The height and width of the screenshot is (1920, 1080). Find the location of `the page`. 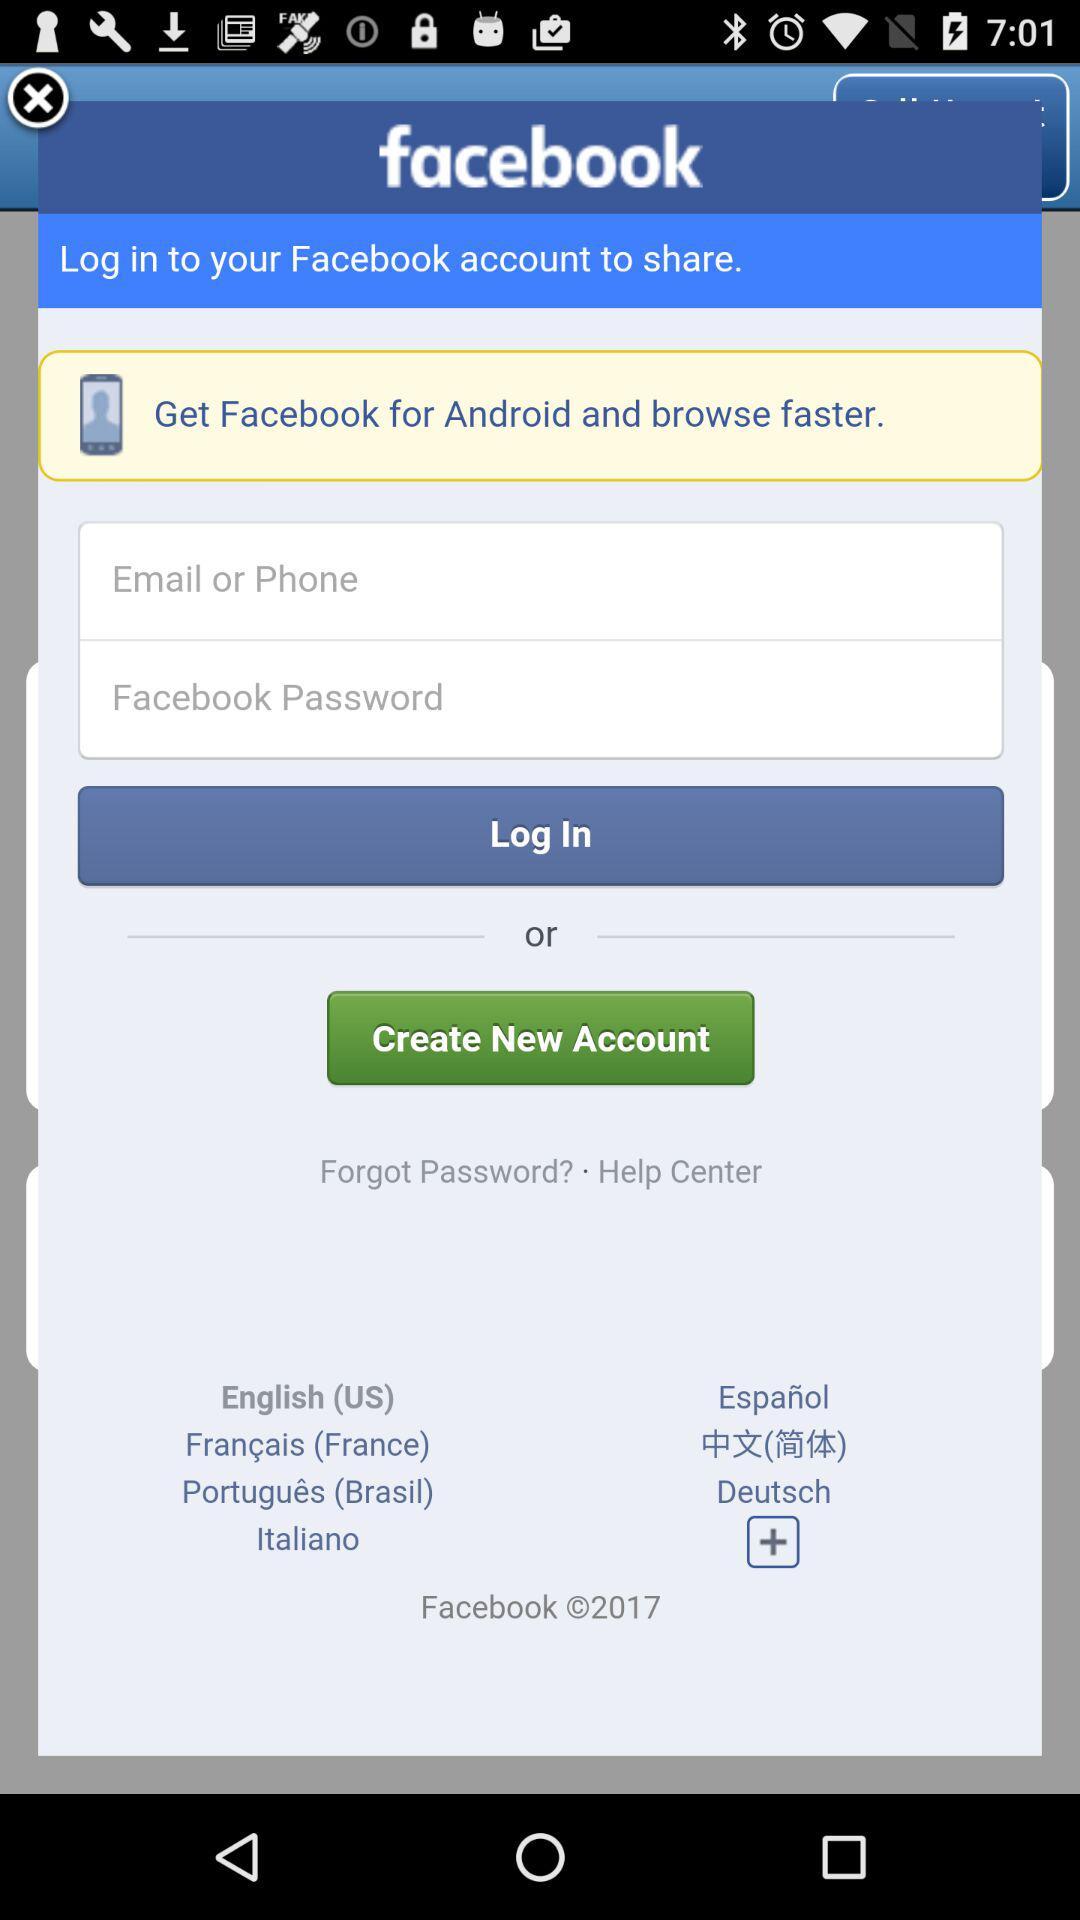

the page is located at coordinates (38, 100).